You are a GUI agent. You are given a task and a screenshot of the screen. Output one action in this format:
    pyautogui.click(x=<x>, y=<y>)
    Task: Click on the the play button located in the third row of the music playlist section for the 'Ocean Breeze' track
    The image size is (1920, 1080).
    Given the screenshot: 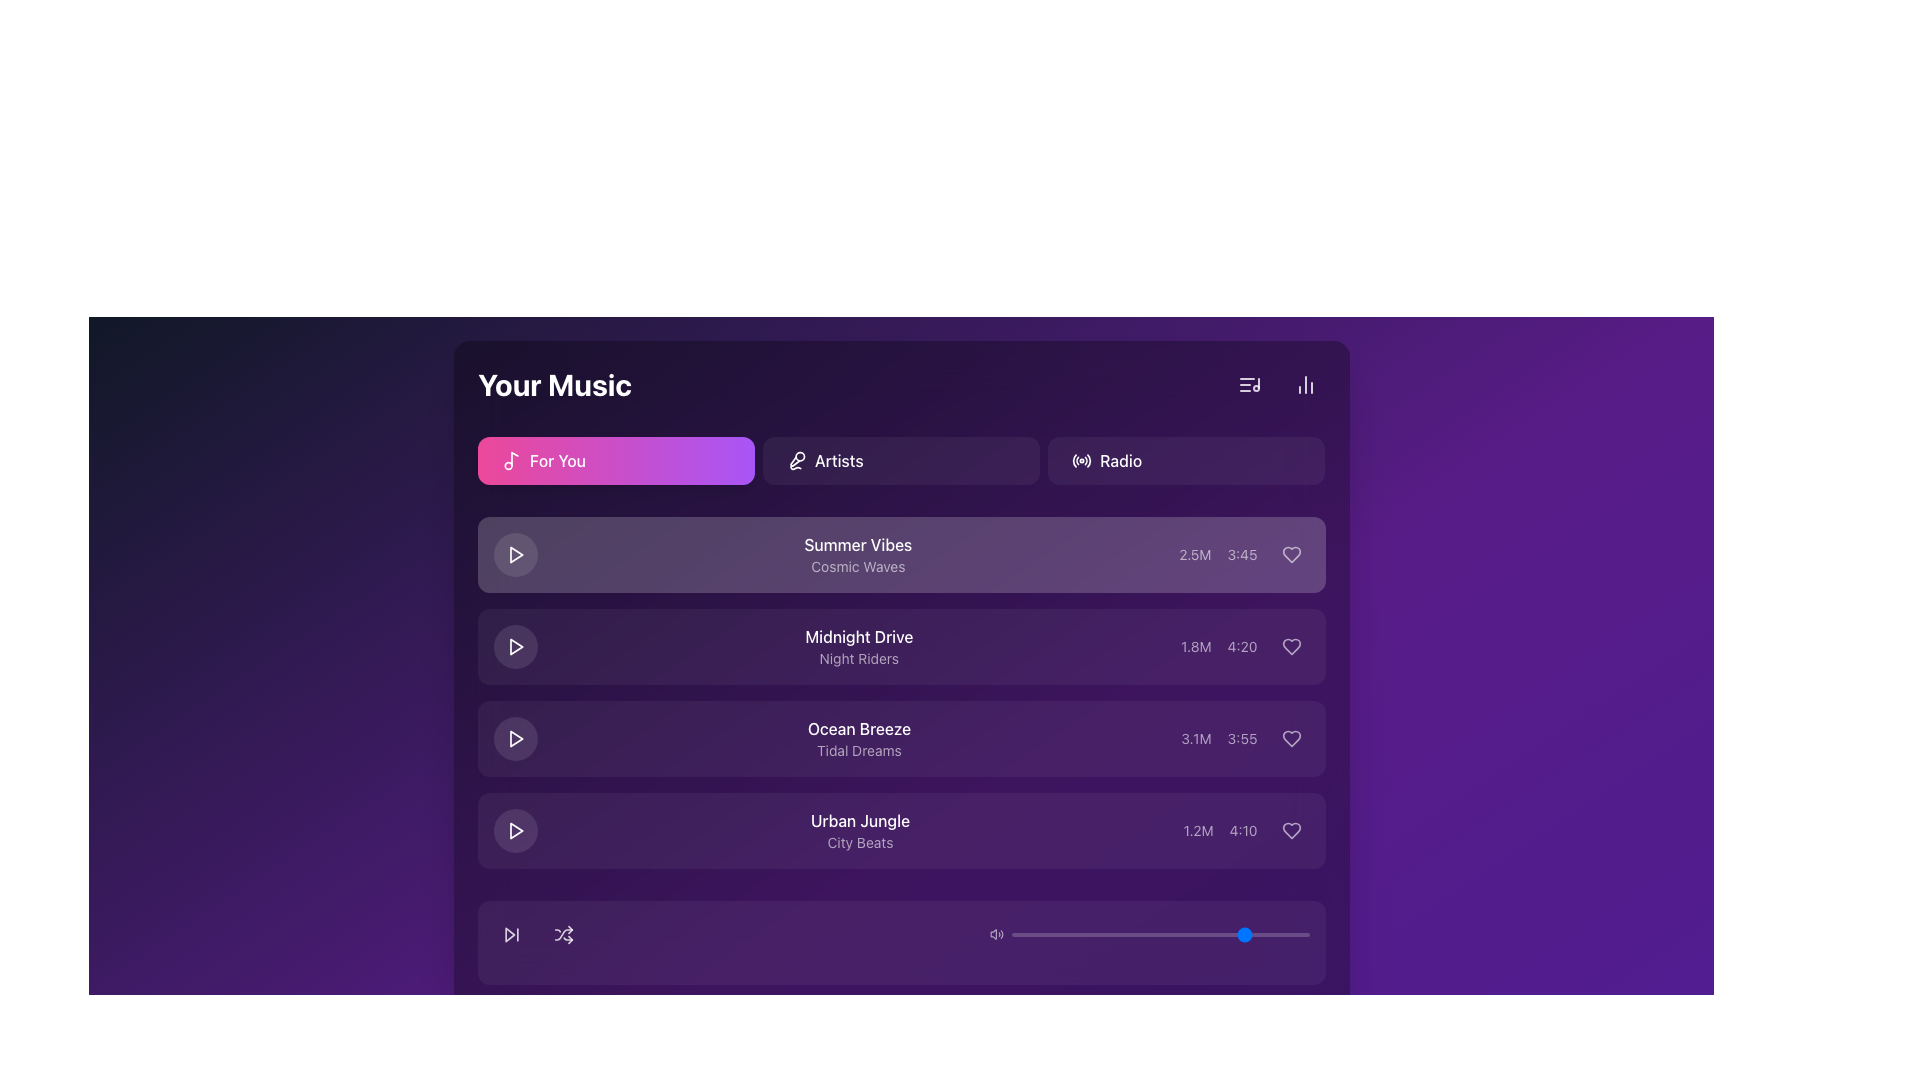 What is the action you would take?
    pyautogui.click(x=515, y=739)
    